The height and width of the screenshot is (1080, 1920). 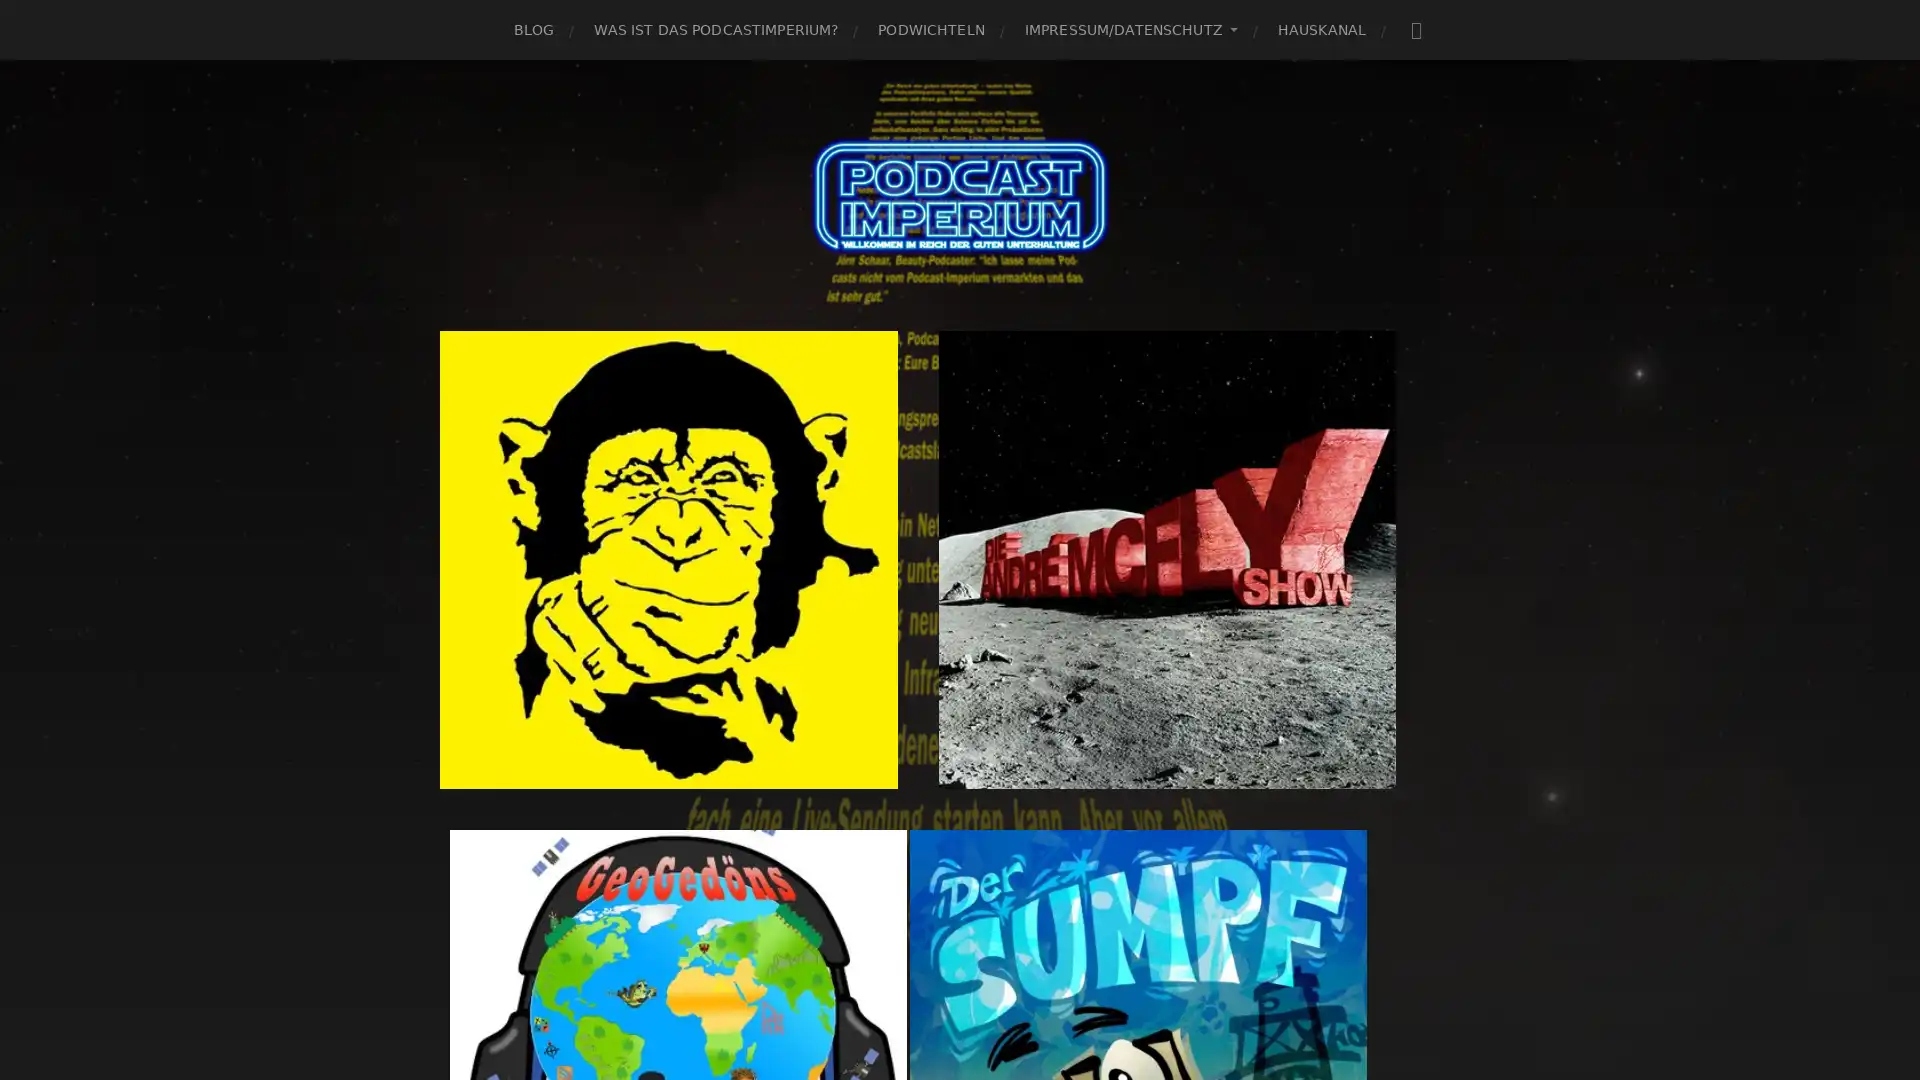 What do you see at coordinates (1415, 29) in the screenshot?
I see `SEARCH` at bounding box center [1415, 29].